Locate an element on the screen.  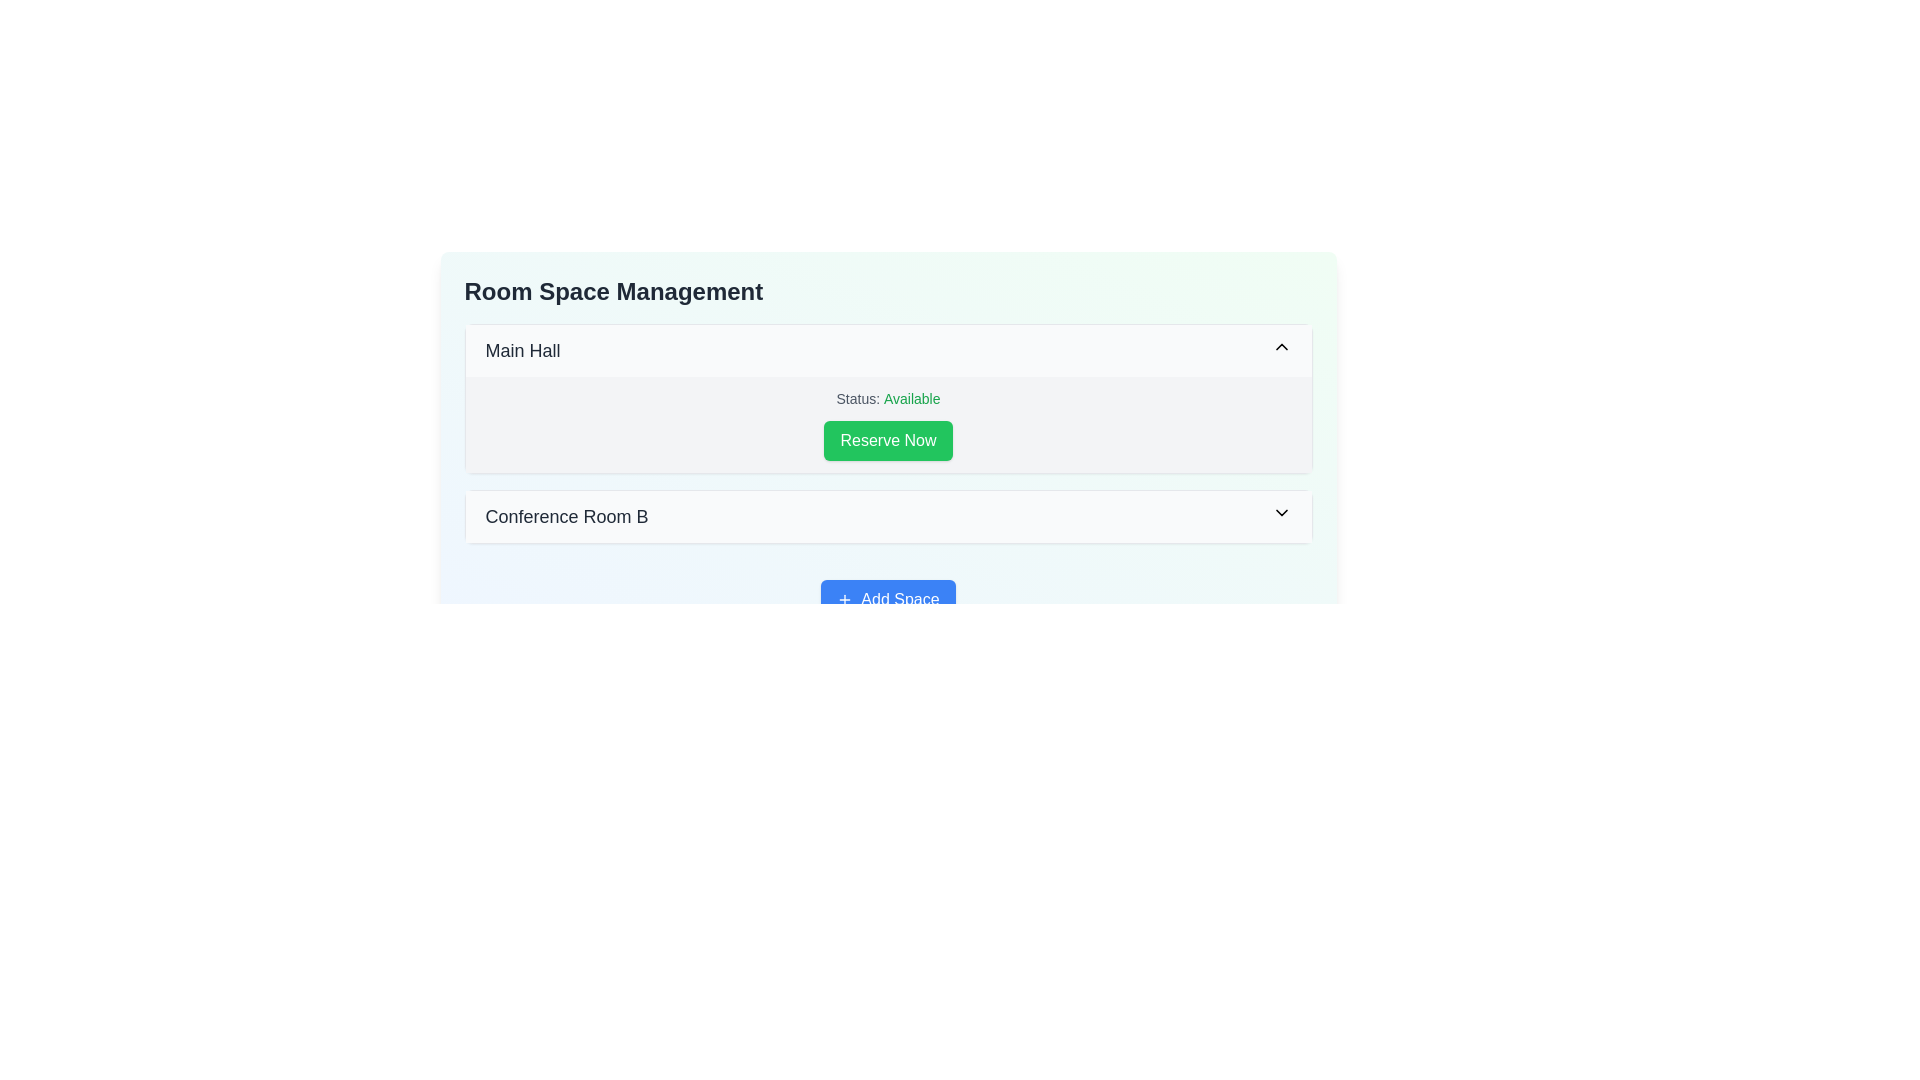
the plus icon located to the left of the 'Add Space' button to initiate the action of adding a space is located at coordinates (845, 599).